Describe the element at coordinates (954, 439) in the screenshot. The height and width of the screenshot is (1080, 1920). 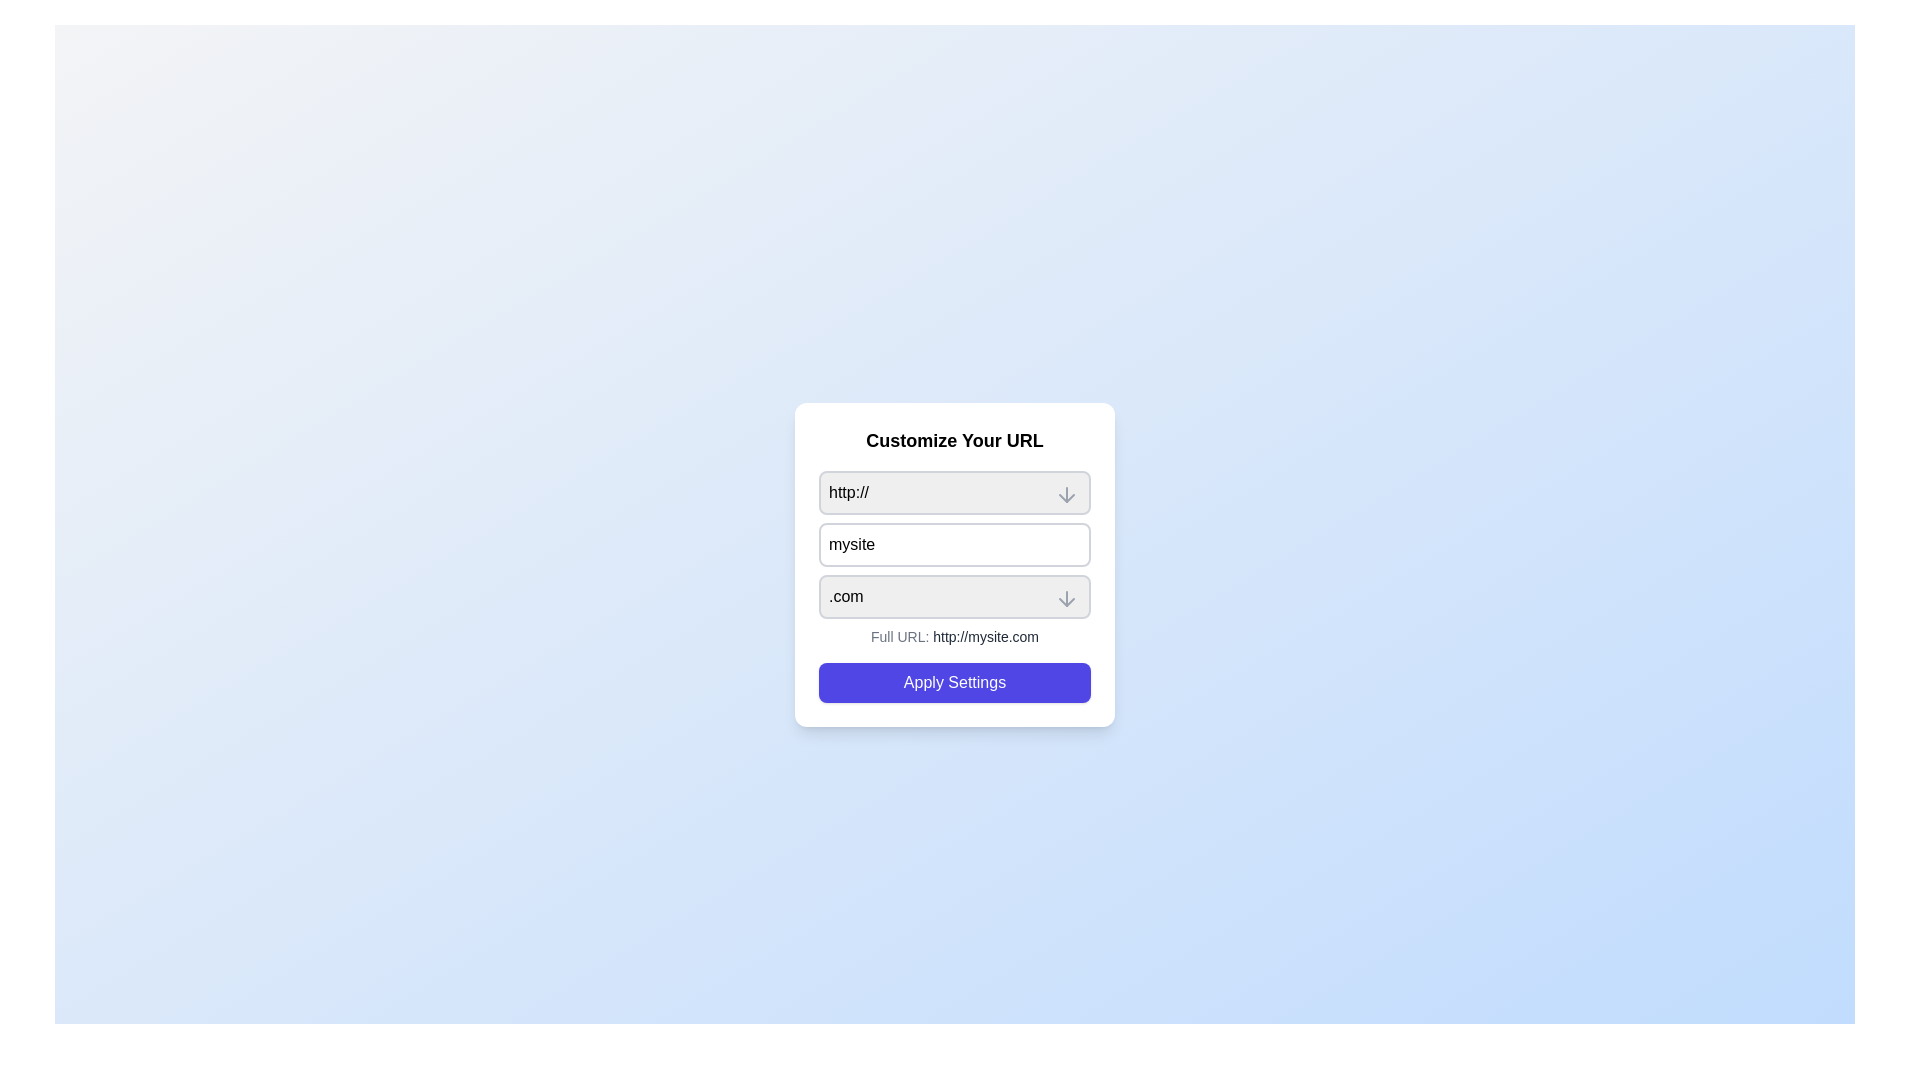
I see `the text header that states 'Customize Your URL', located at the top of the main content card above the URL customization controls` at that location.